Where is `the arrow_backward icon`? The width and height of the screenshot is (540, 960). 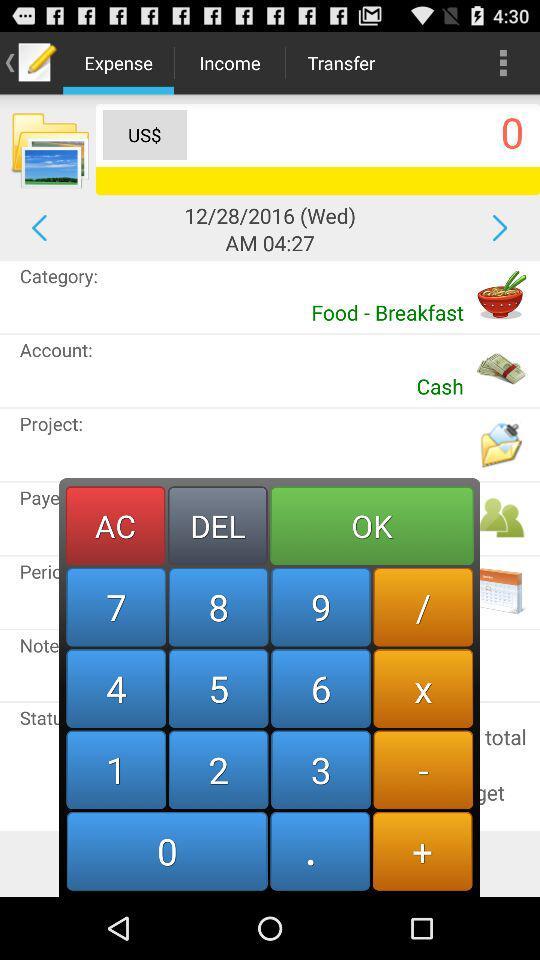
the arrow_backward icon is located at coordinates (39, 243).